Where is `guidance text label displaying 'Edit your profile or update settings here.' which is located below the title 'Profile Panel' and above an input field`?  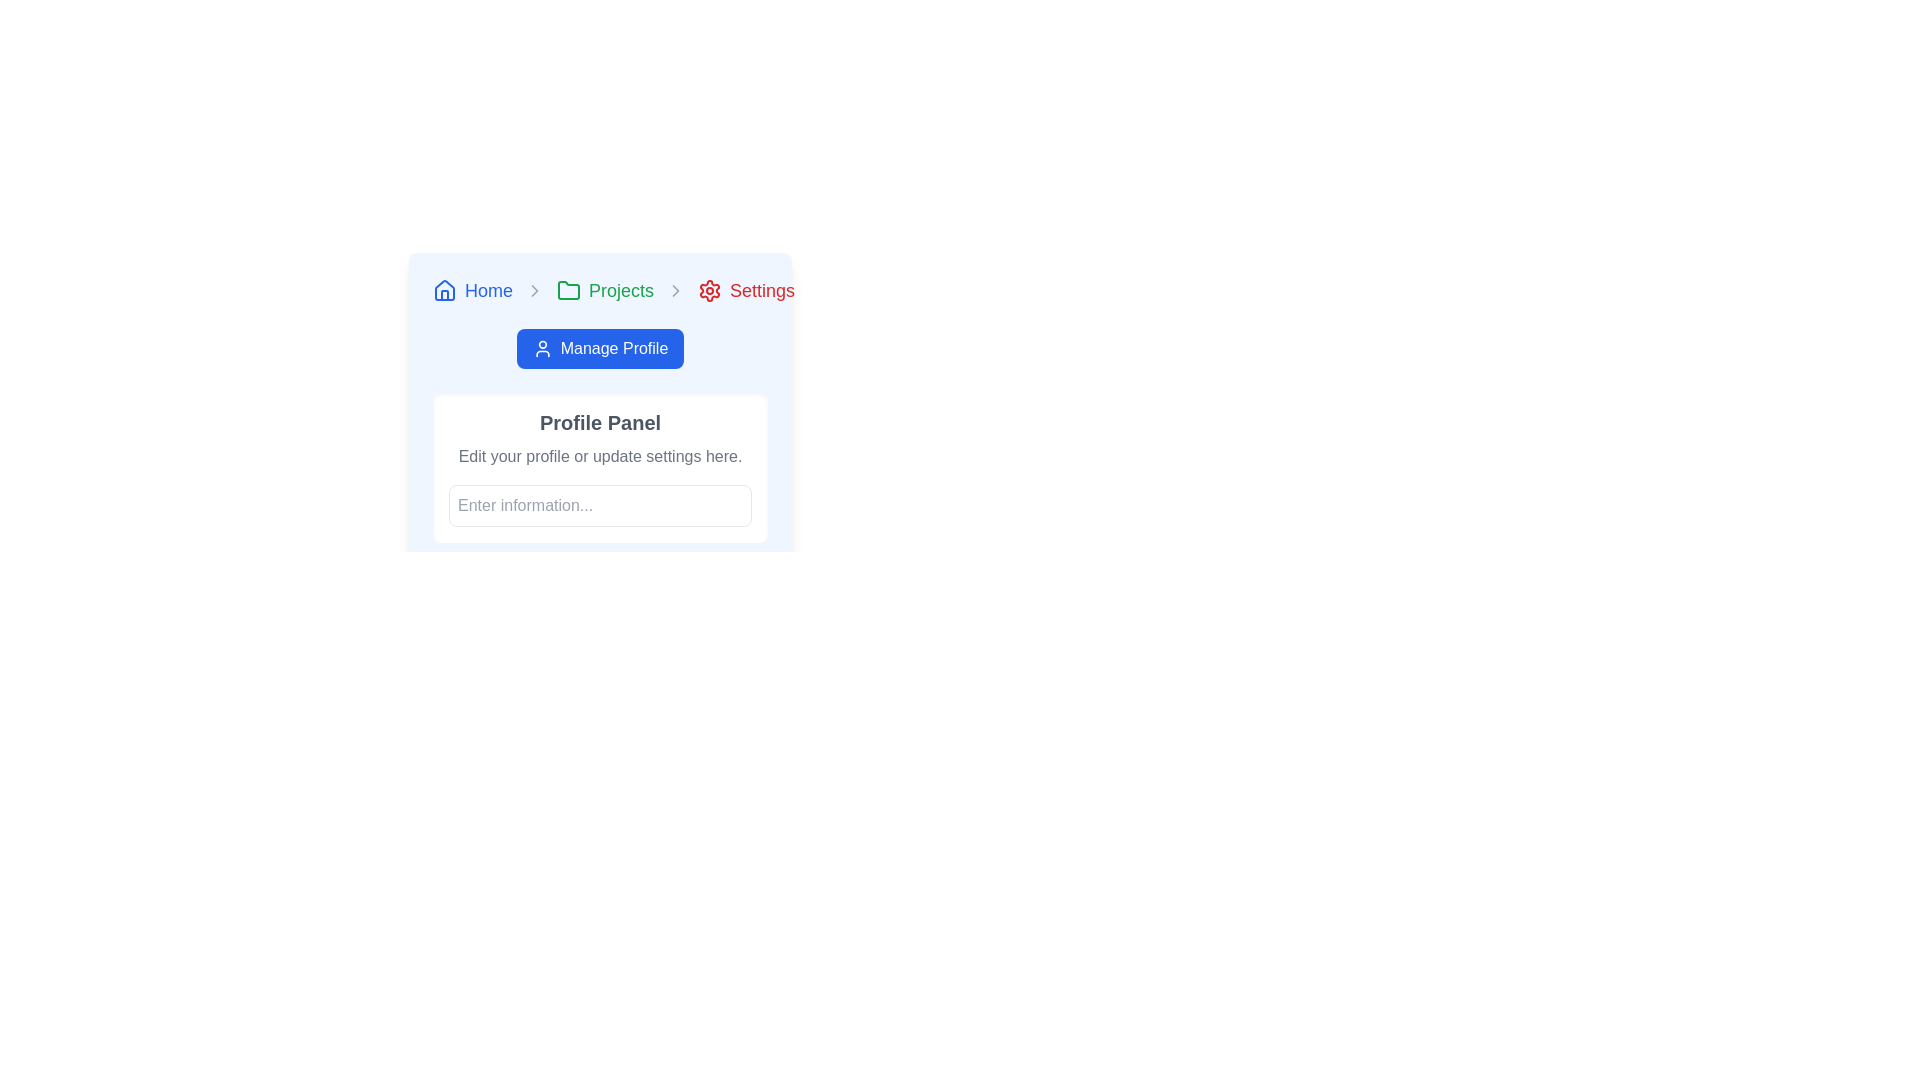
guidance text label displaying 'Edit your profile or update settings here.' which is located below the title 'Profile Panel' and above an input field is located at coordinates (599, 456).